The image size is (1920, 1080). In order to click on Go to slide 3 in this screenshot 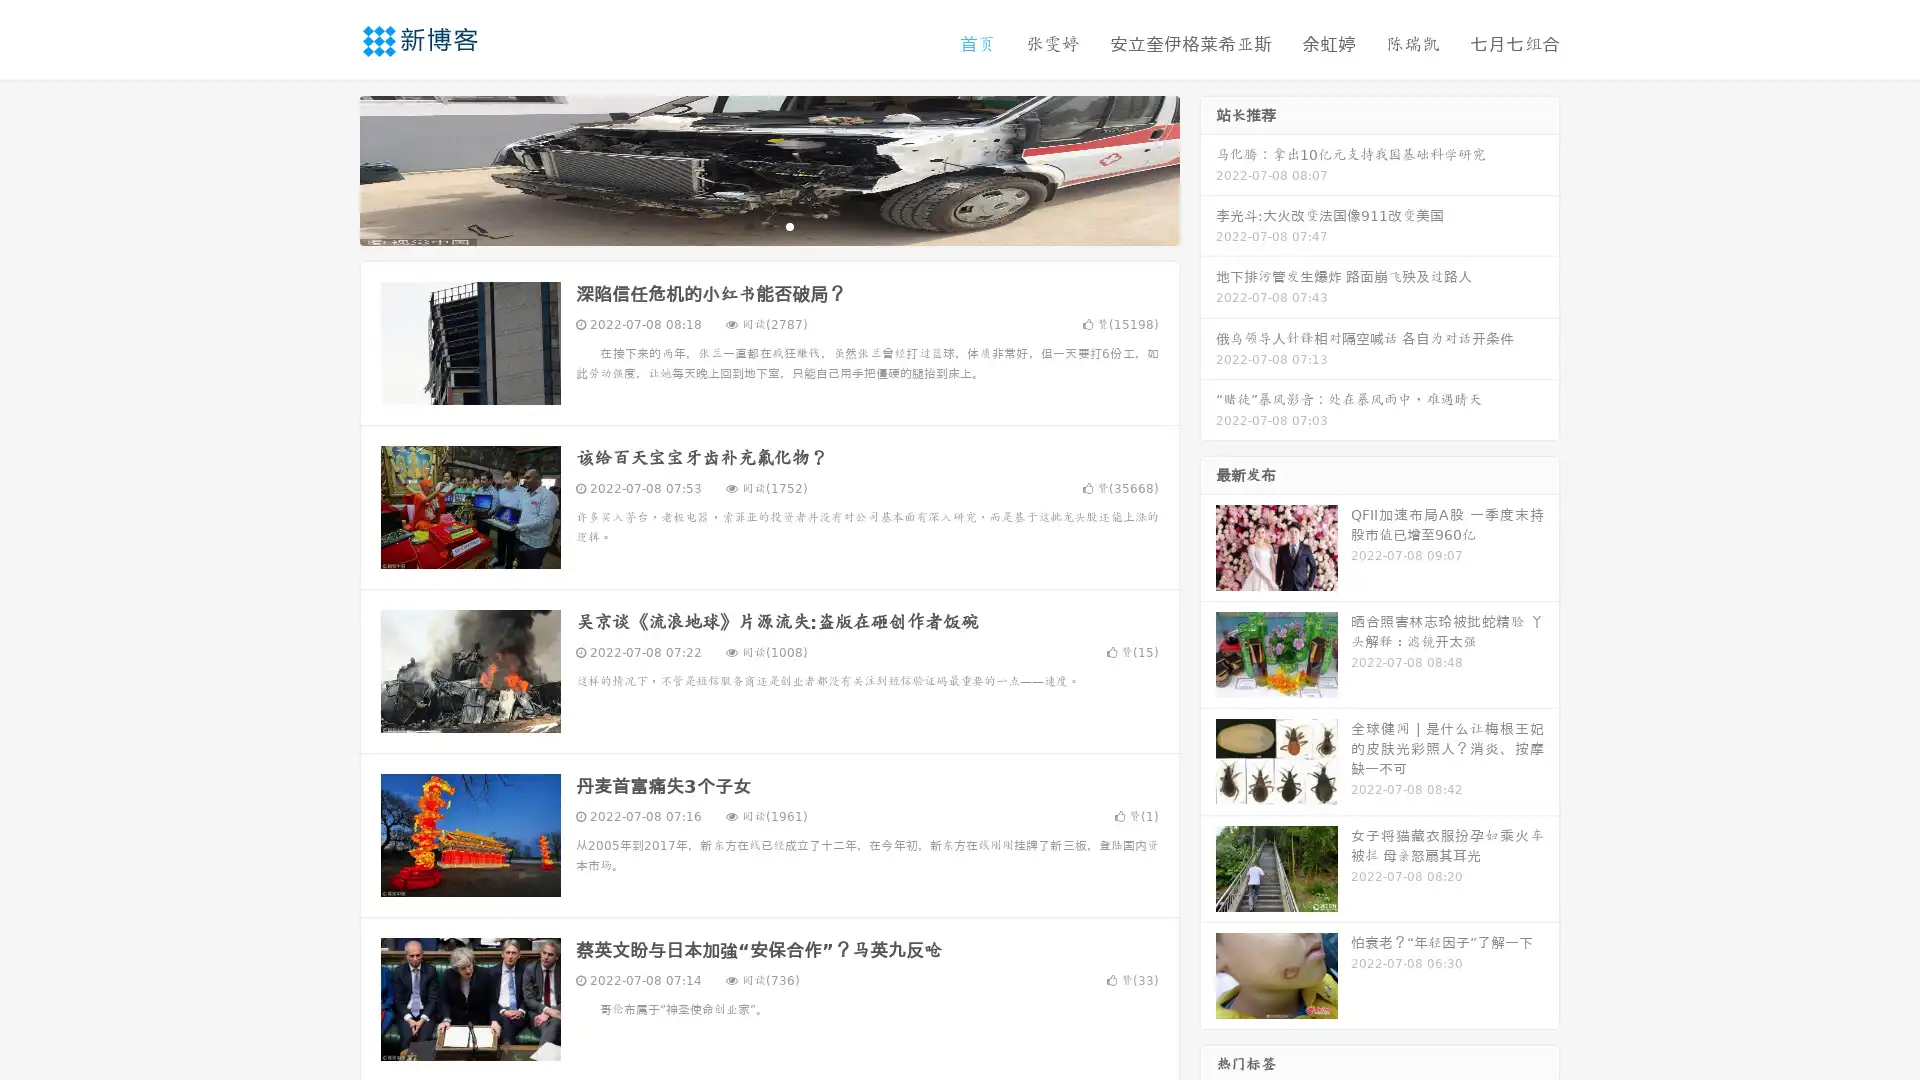, I will do `click(789, 225)`.